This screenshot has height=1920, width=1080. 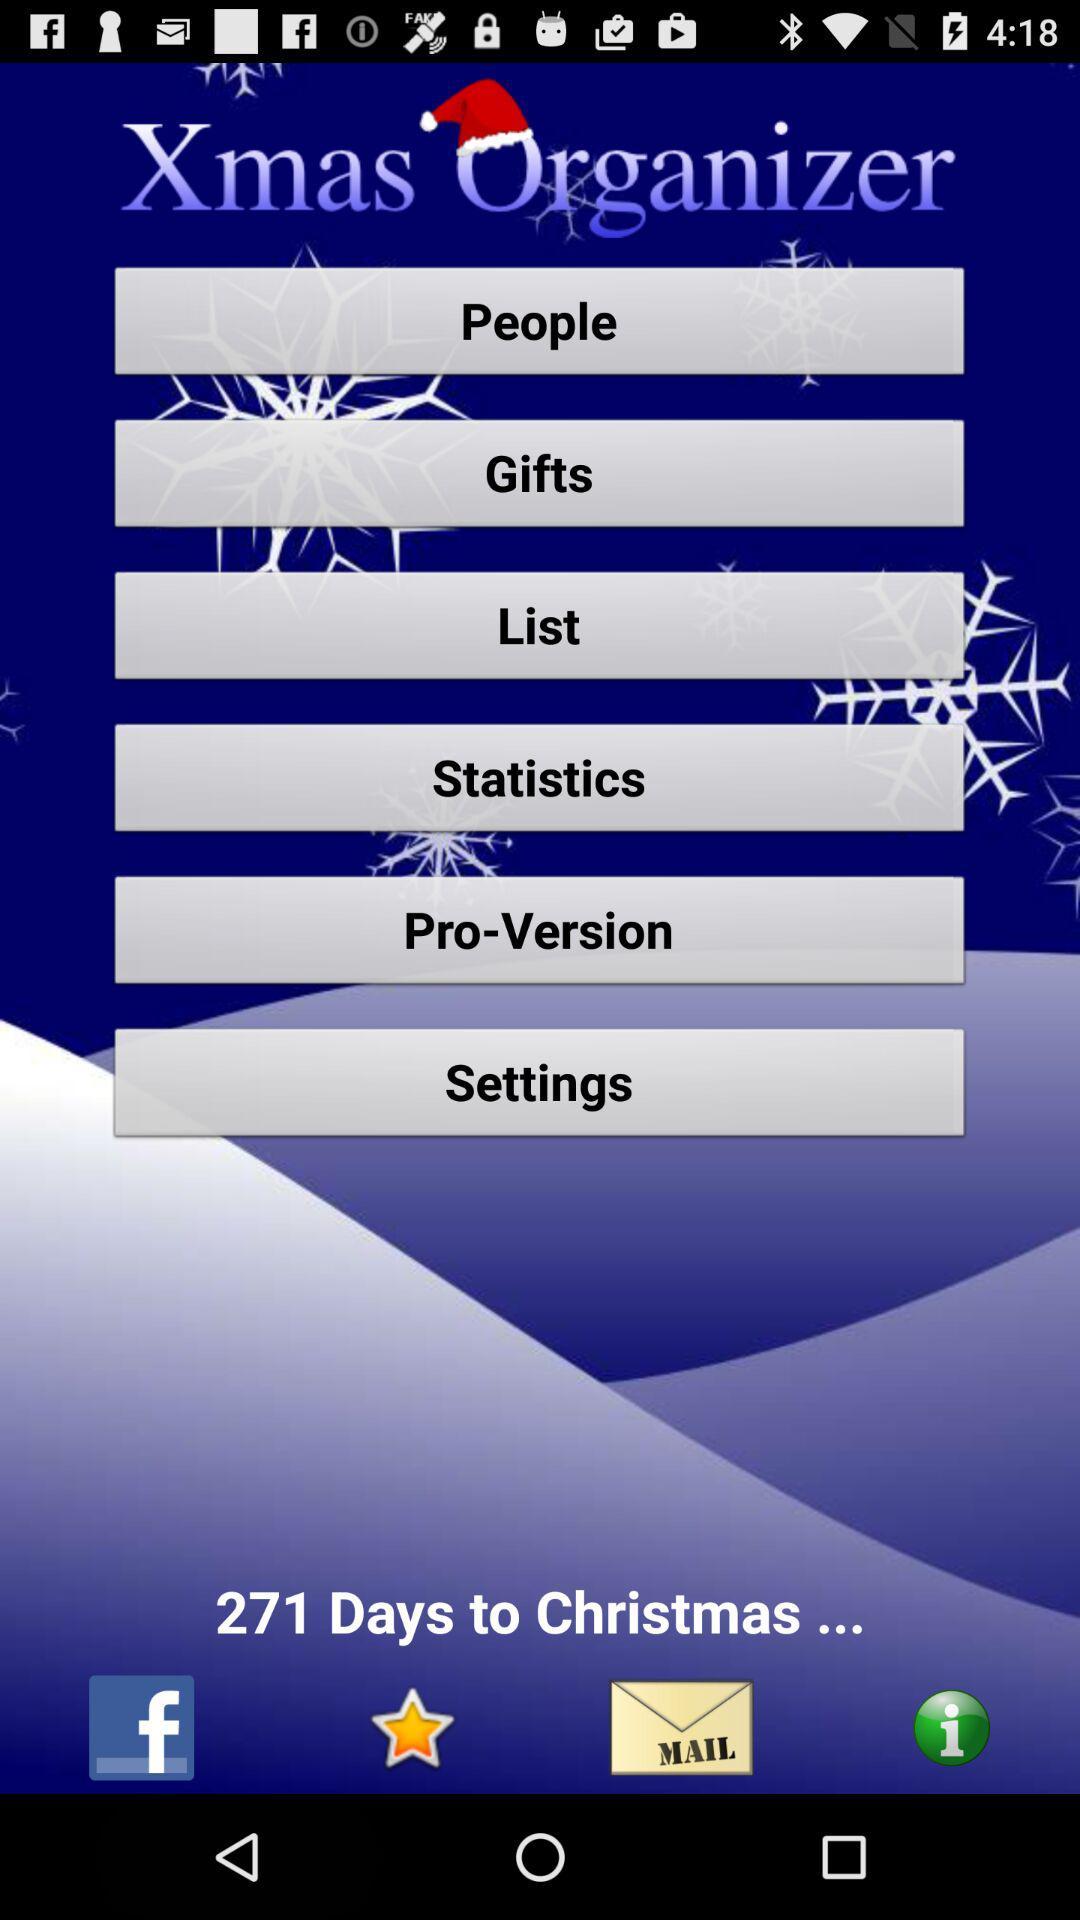 What do you see at coordinates (680, 1727) in the screenshot?
I see `switch mail` at bounding box center [680, 1727].